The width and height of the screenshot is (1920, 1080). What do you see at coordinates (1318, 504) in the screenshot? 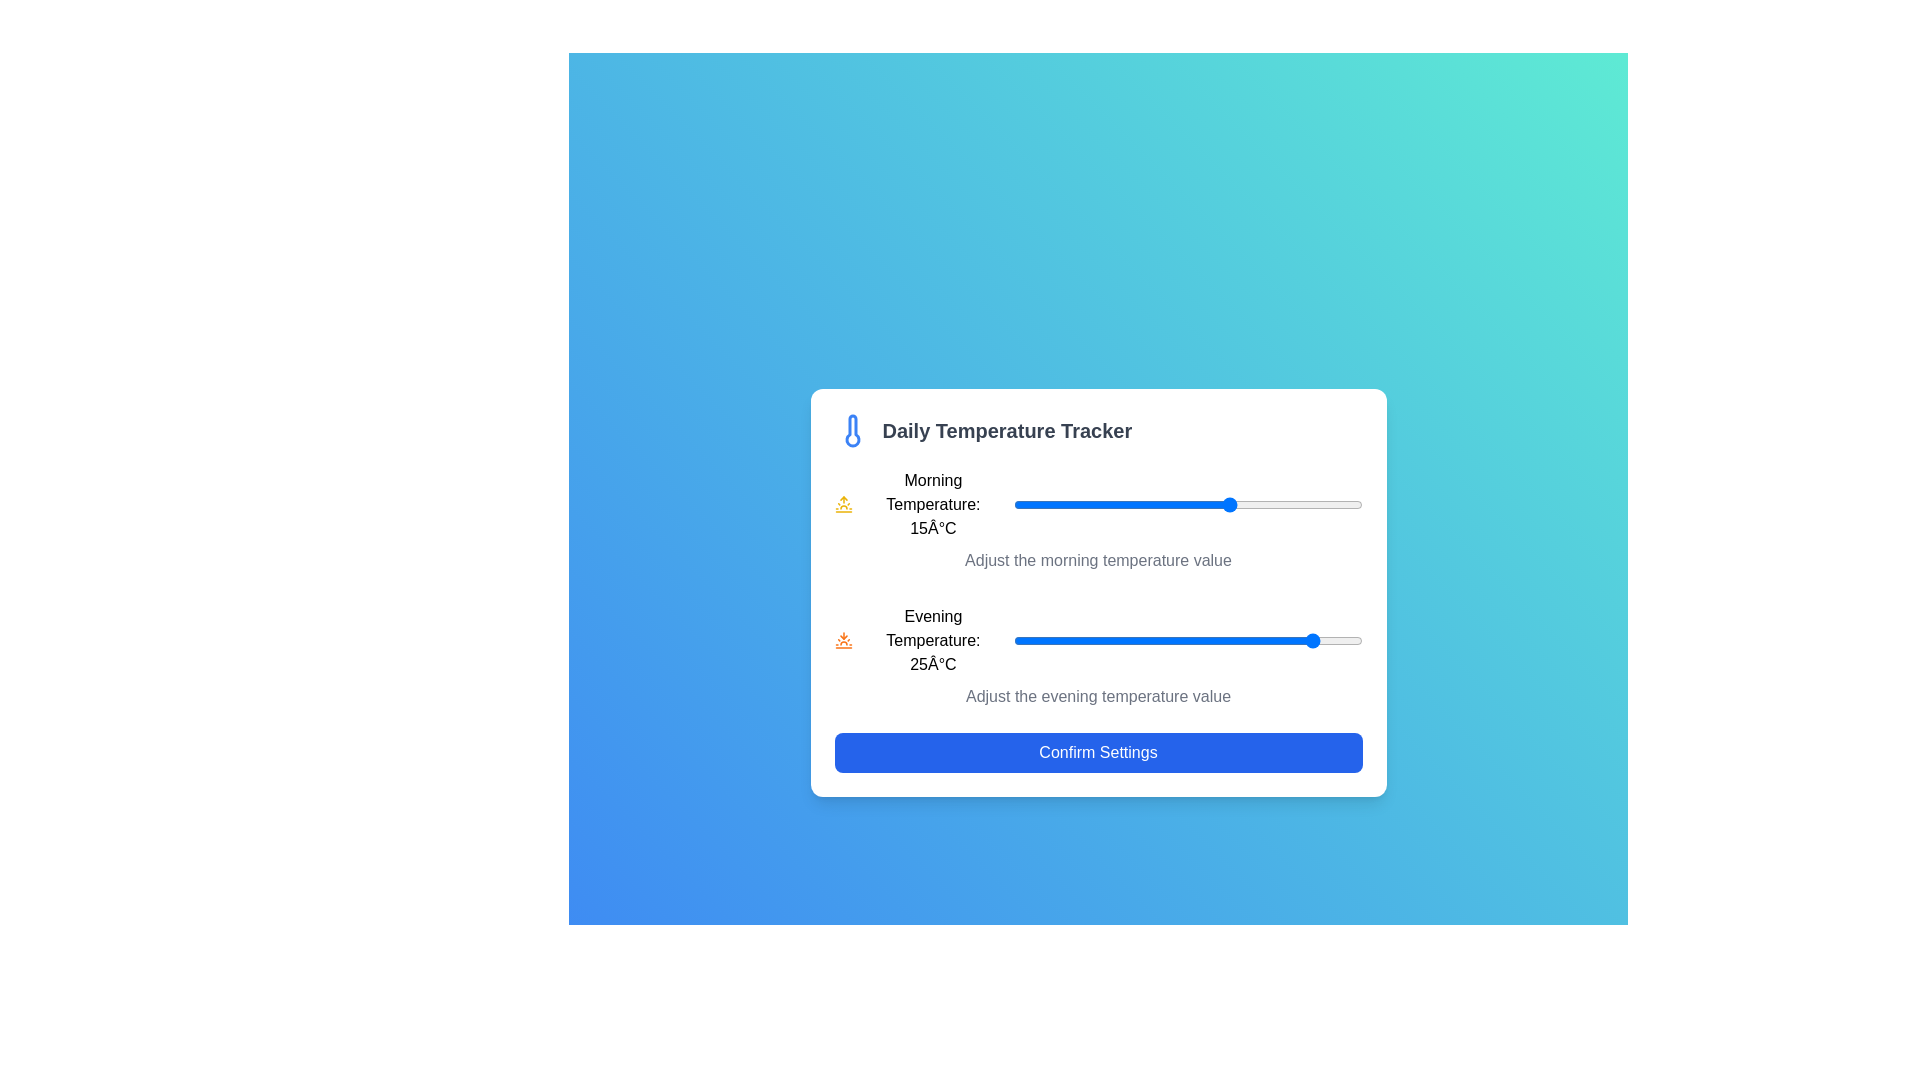
I see `the morning temperature slider to a value of 25` at bounding box center [1318, 504].